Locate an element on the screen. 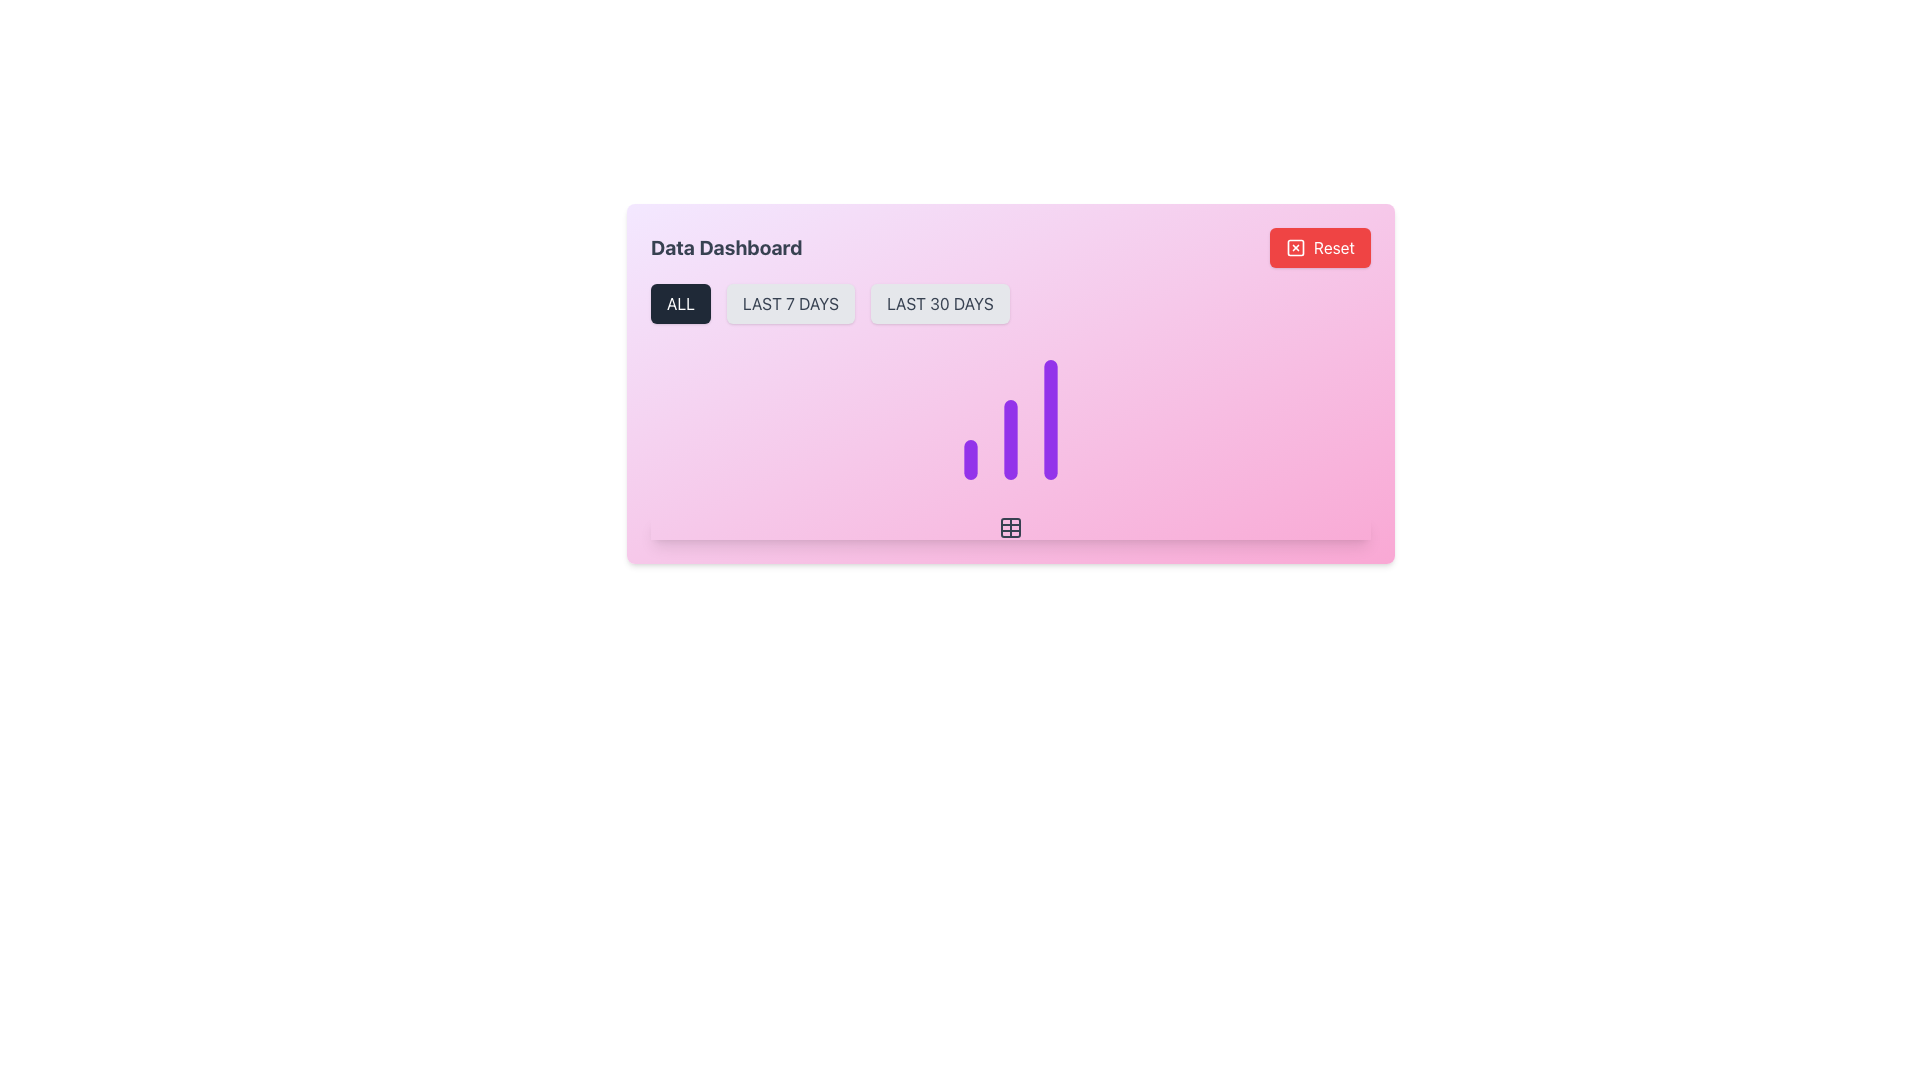 The image size is (1920, 1080). the purple bar chart located in the middle section of the interface, beneath the filter buttons labeled 'ALL', 'LAST 7 DAYS', and 'LAST 30 DAYS' is located at coordinates (1011, 419).